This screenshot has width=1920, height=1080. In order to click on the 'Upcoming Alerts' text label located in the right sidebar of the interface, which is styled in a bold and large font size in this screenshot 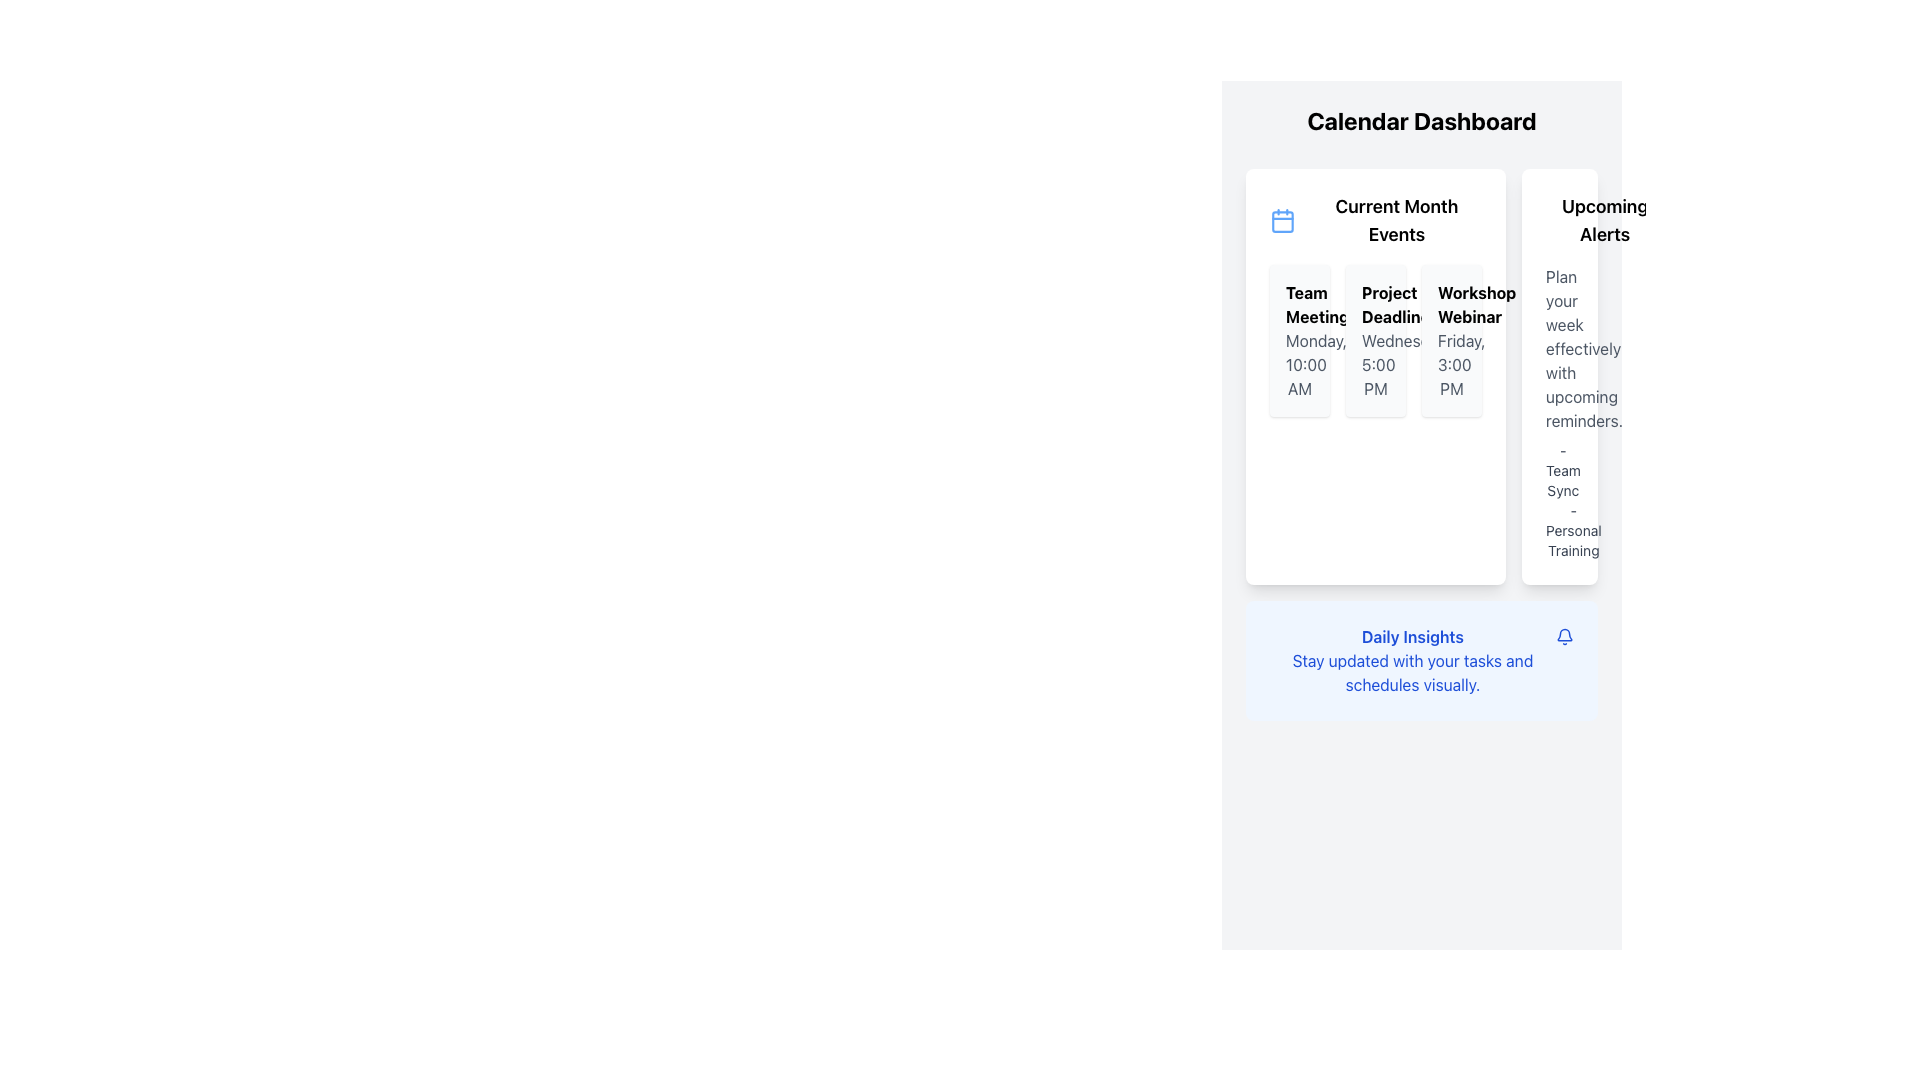, I will do `click(1605, 220)`.